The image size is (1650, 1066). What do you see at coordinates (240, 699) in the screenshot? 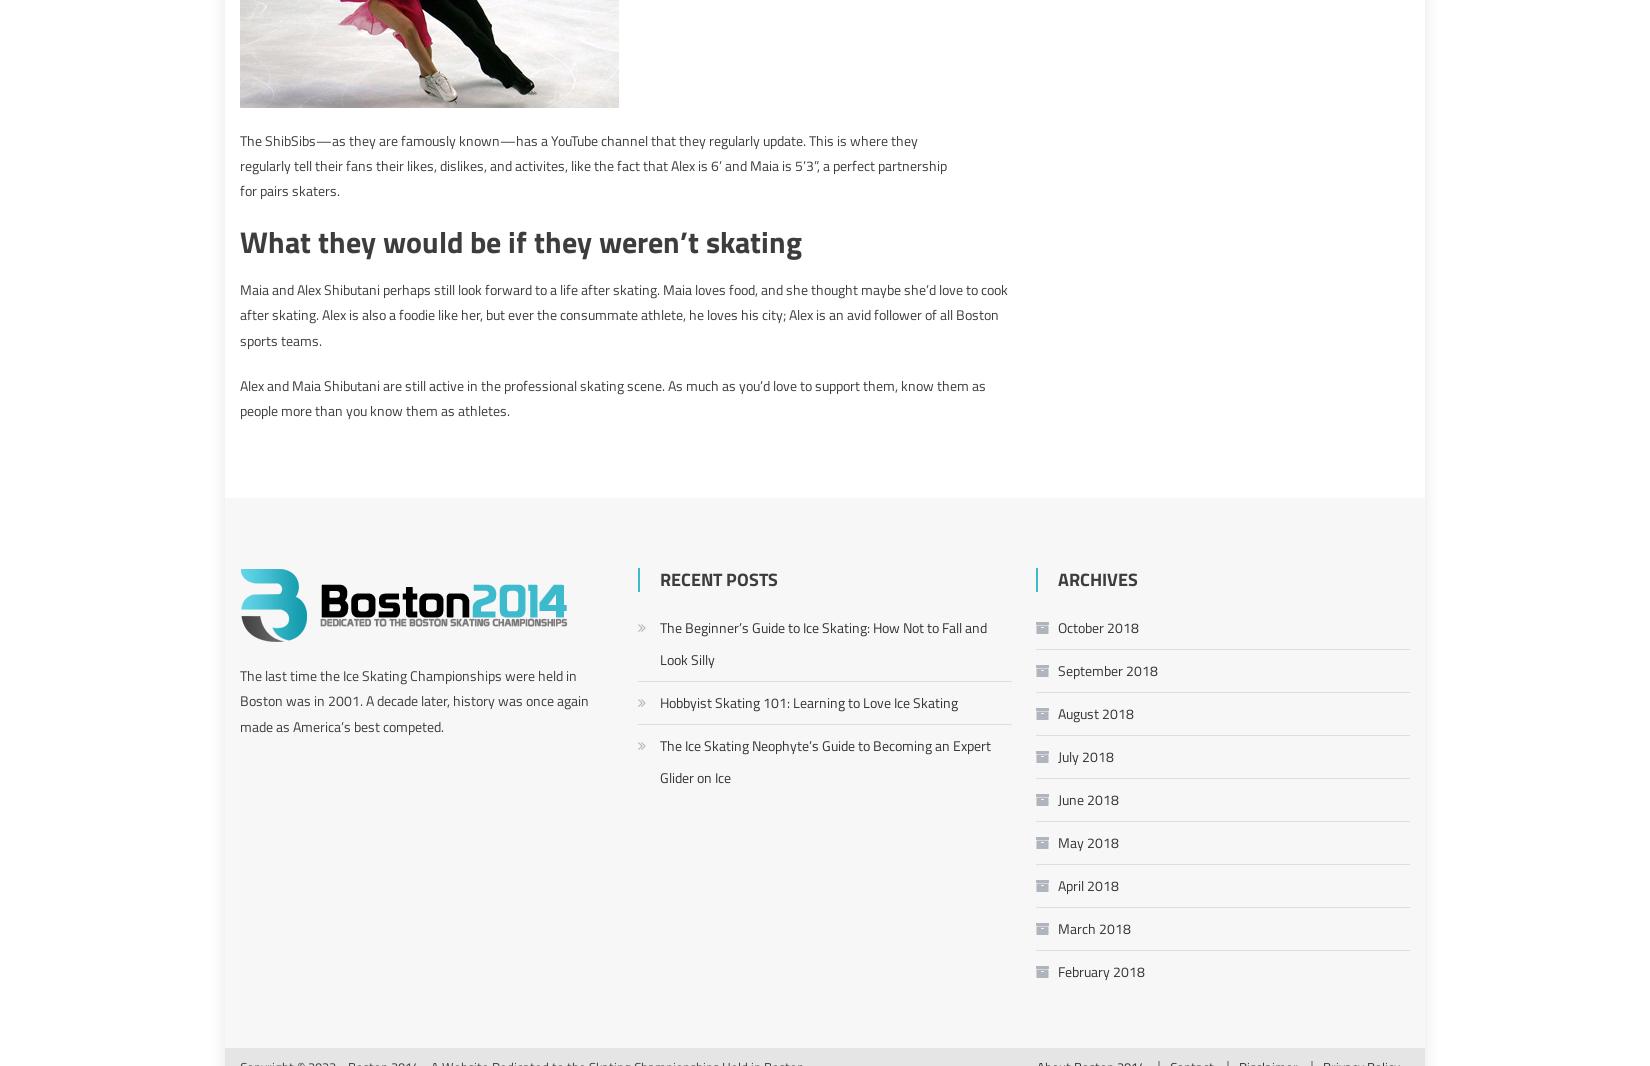
I see `'The last time the Ice Skating Championships were held in Boston was in 2001. A decade later, history was once again made as America’s best competed.'` at bounding box center [240, 699].